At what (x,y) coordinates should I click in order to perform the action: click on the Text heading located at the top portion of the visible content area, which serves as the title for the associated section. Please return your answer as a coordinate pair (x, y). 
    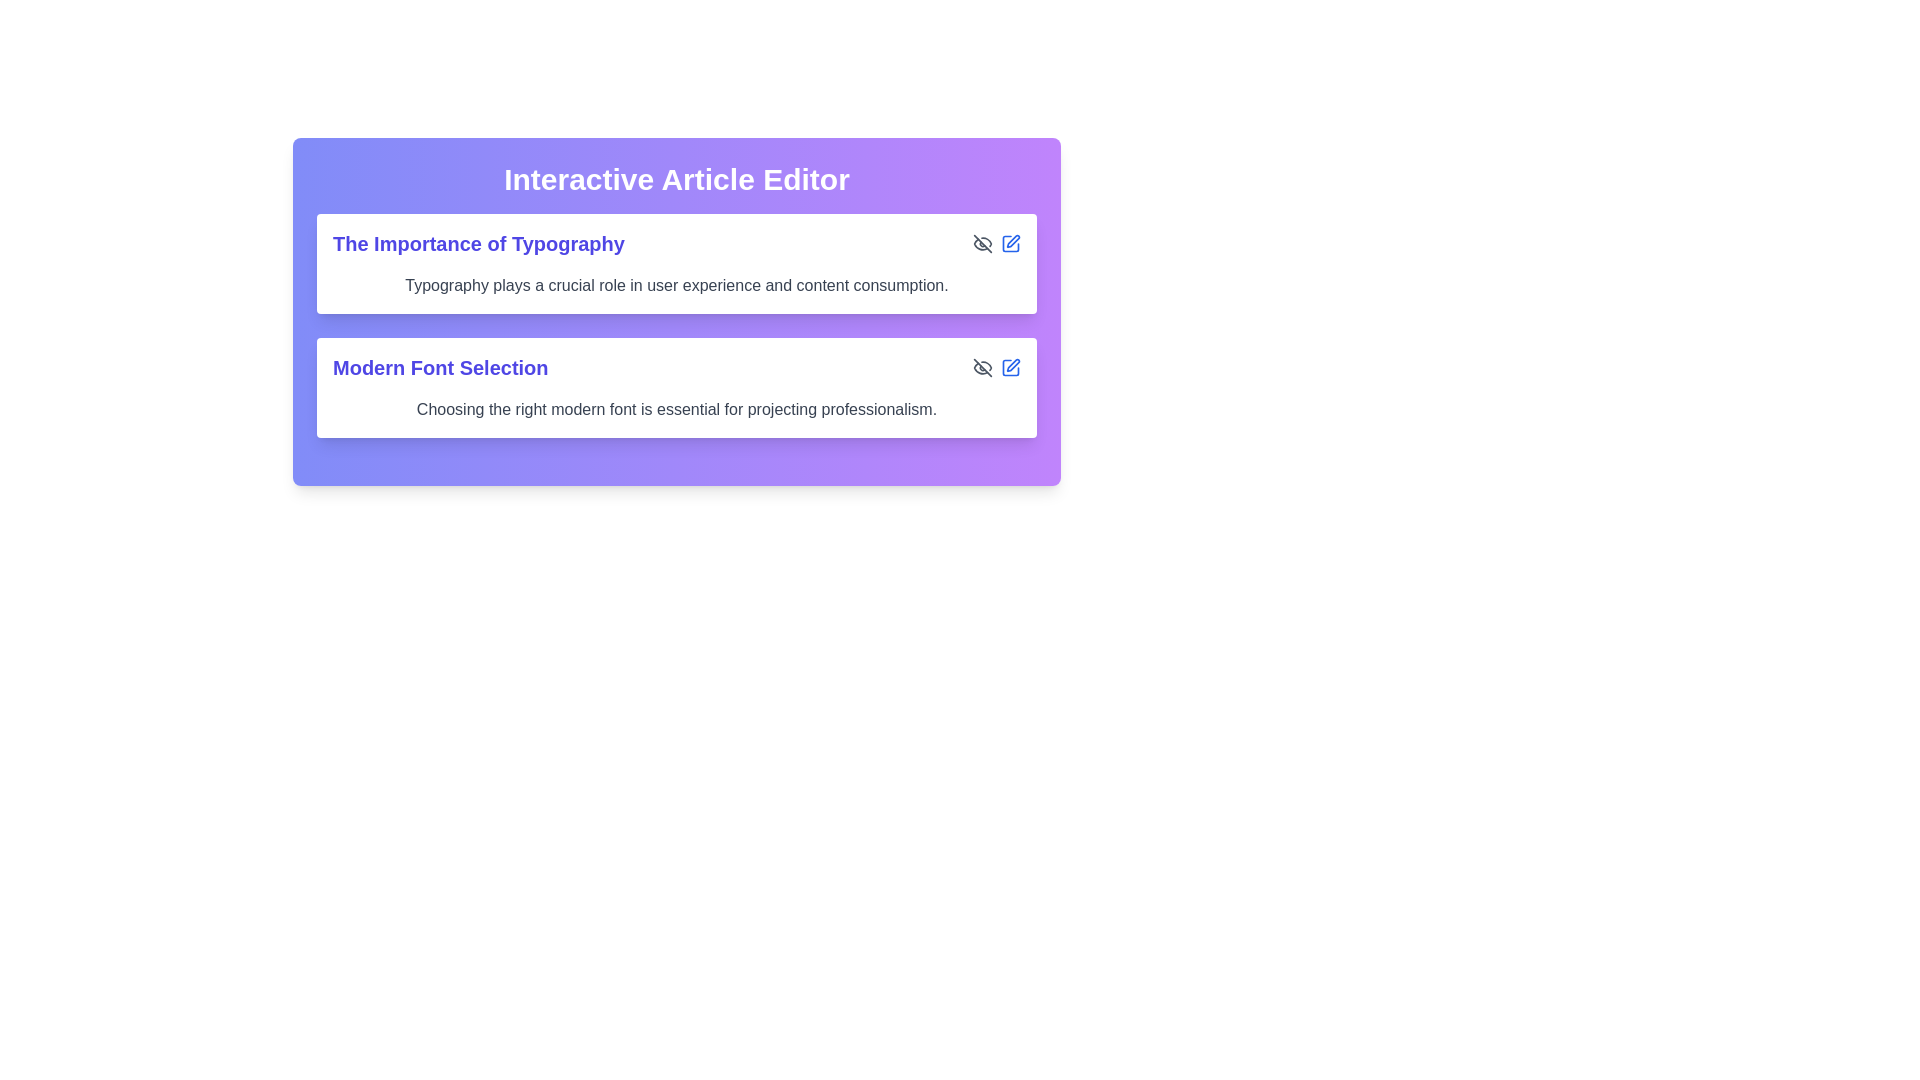
    Looking at the image, I should click on (477, 242).